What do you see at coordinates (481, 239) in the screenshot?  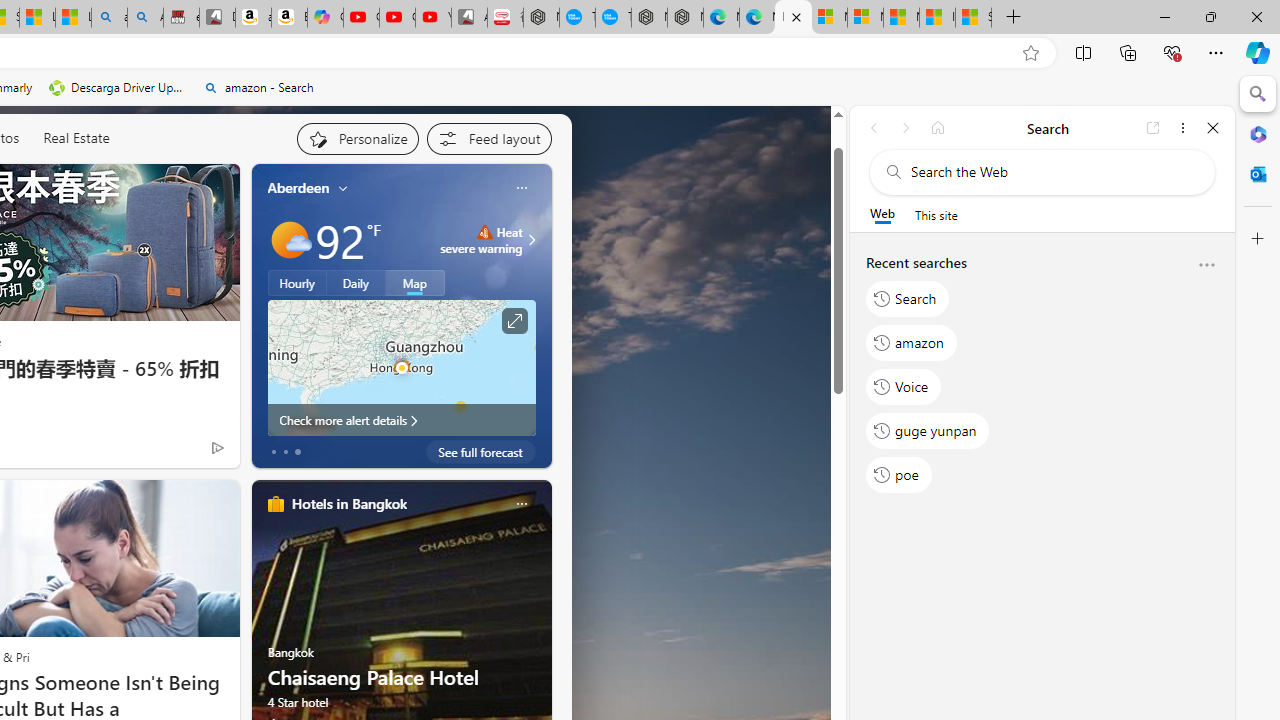 I see `'Heat - Severe Heat severe warning'` at bounding box center [481, 239].